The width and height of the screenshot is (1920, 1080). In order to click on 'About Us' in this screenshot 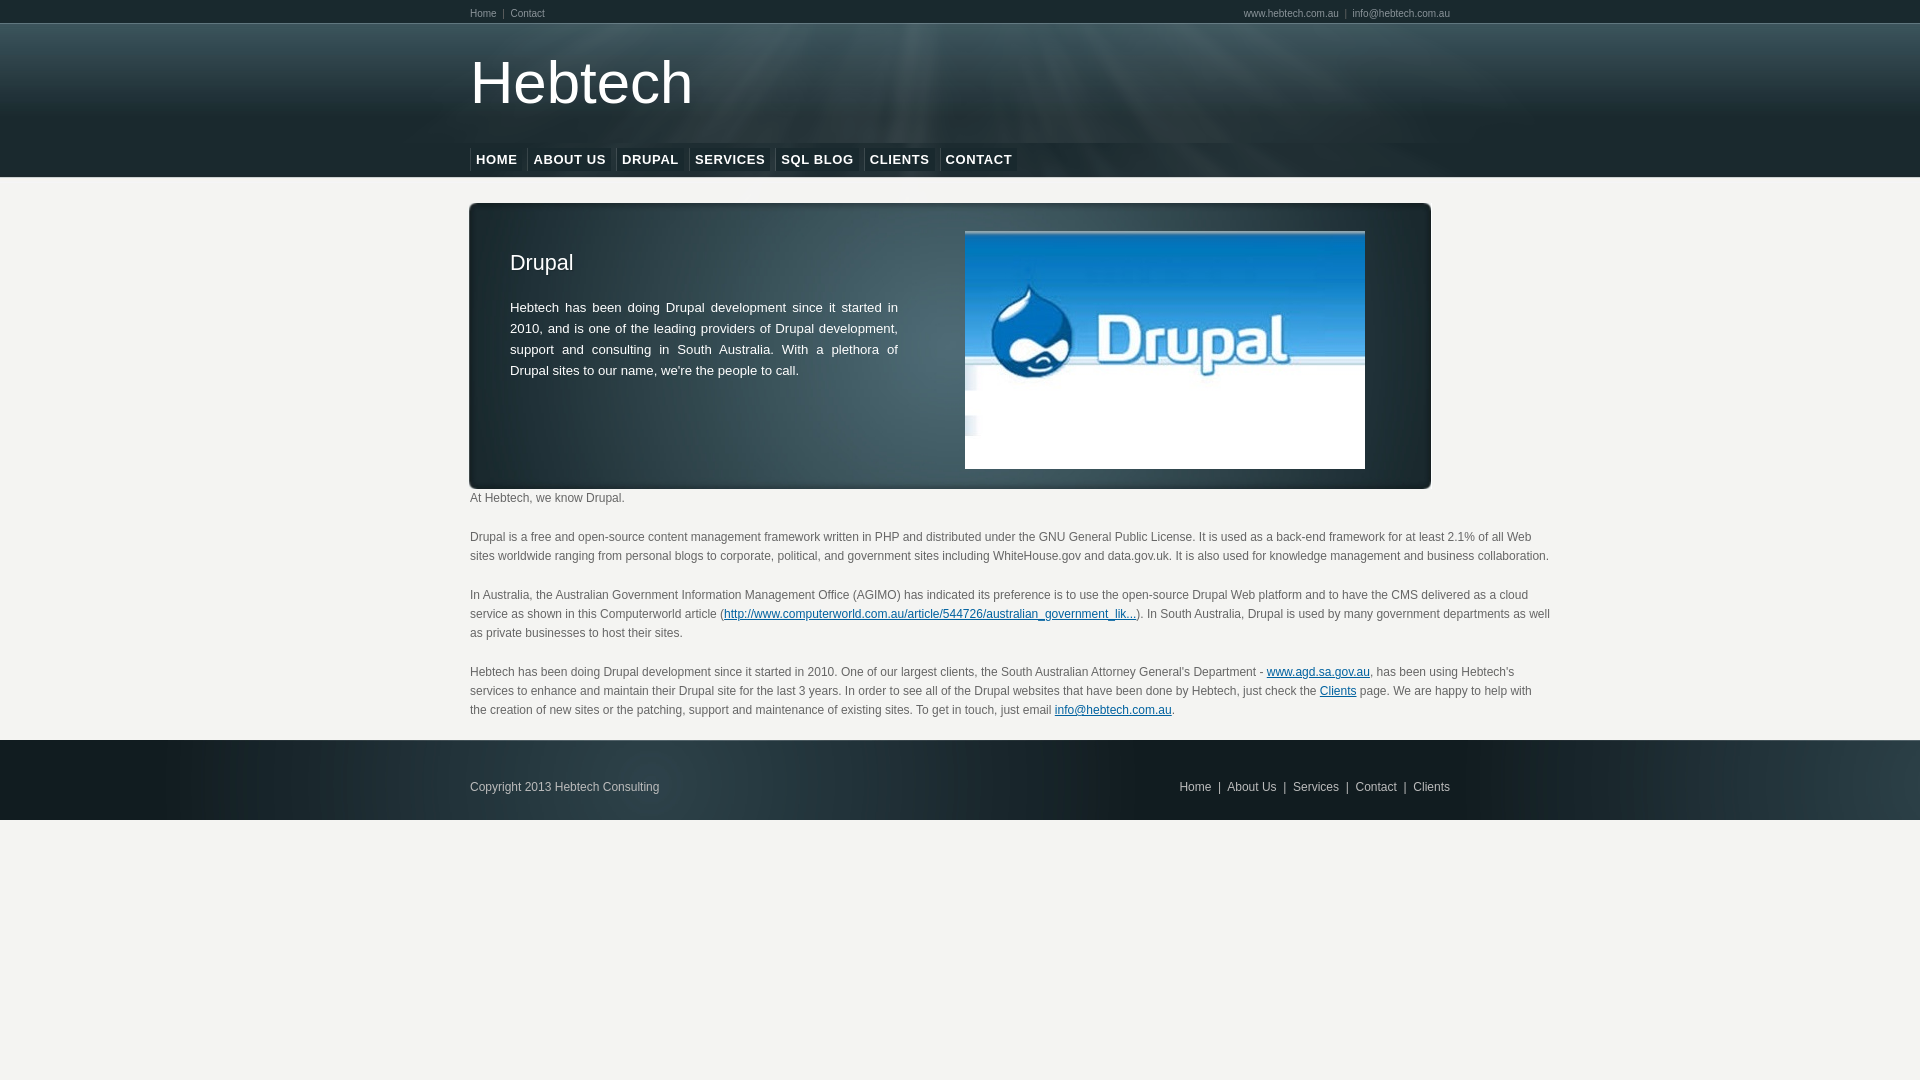, I will do `click(1250, 785)`.